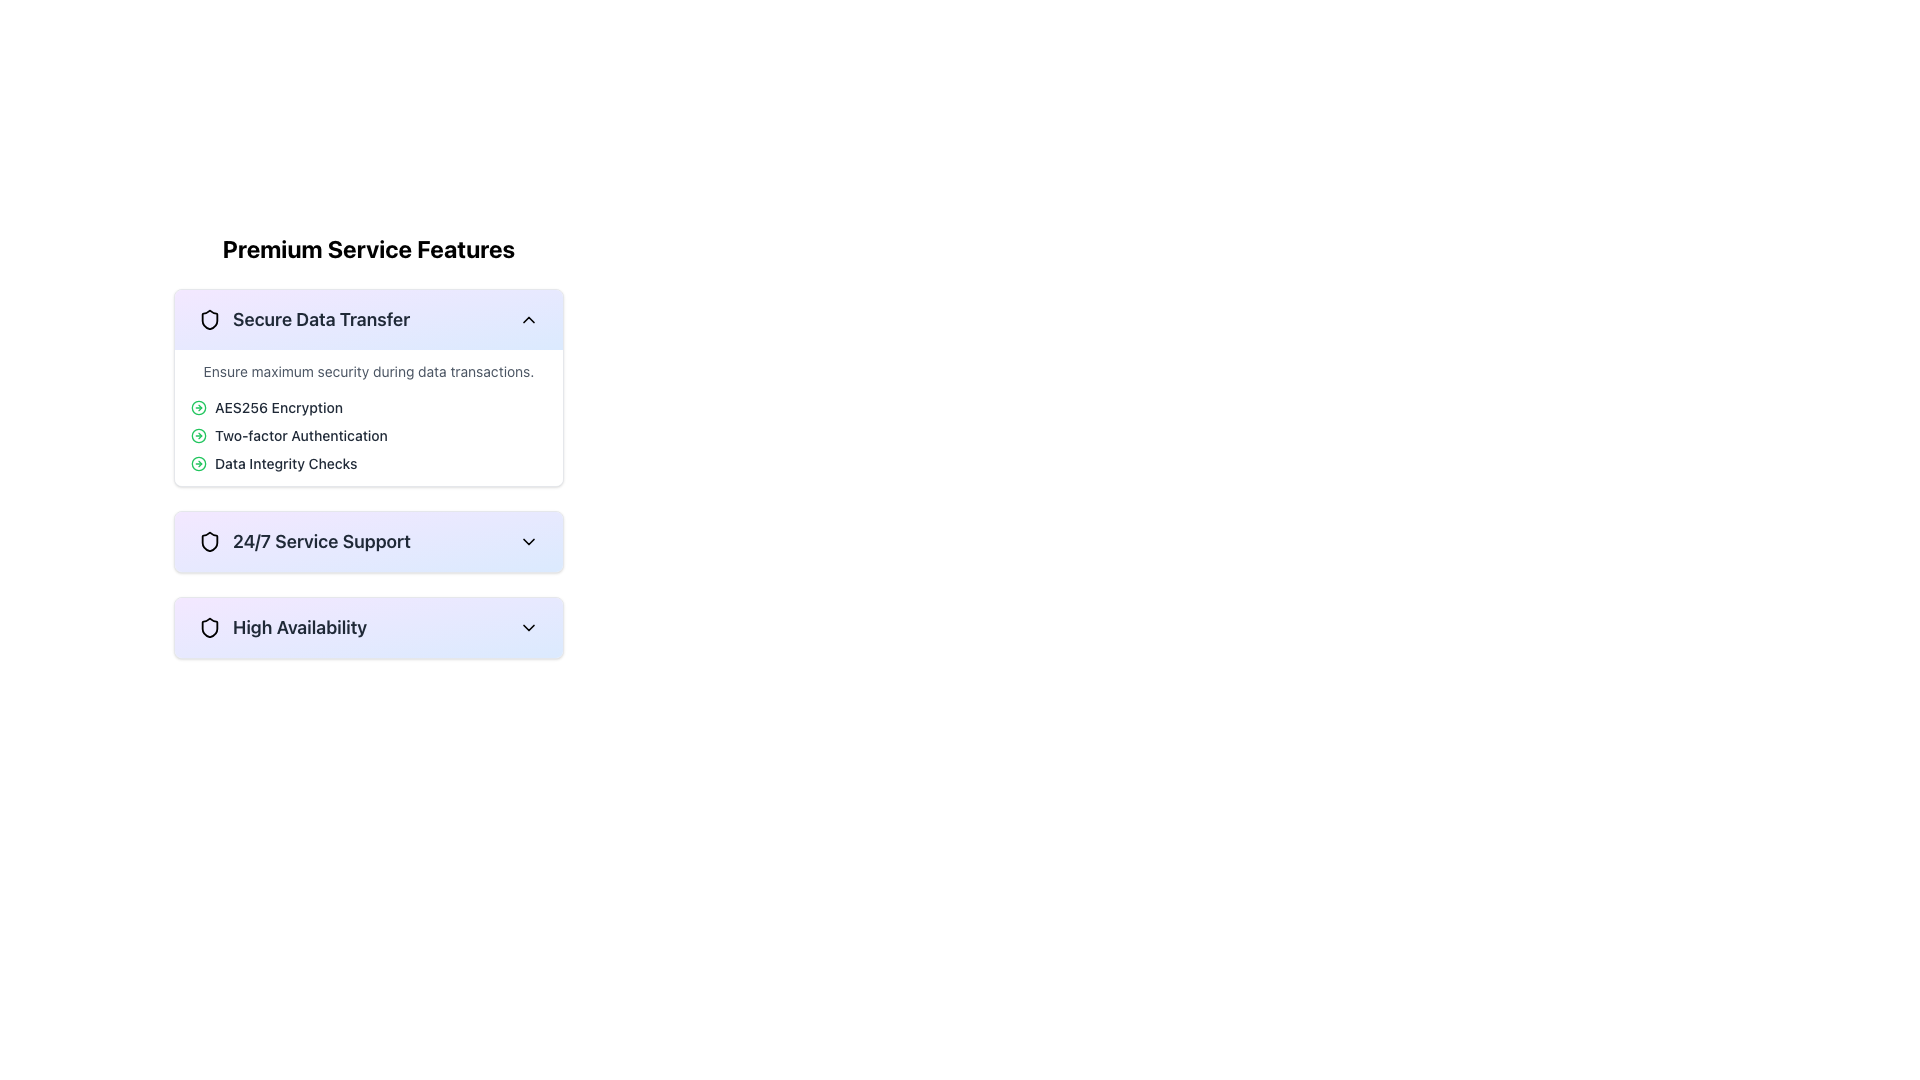  I want to click on the list items in the 'Secure Data Transfer' section of the List View with Description, which includes the description 'Ensure maximum security during data transactions.' and the bulleted list with checkmarks, so click(369, 416).